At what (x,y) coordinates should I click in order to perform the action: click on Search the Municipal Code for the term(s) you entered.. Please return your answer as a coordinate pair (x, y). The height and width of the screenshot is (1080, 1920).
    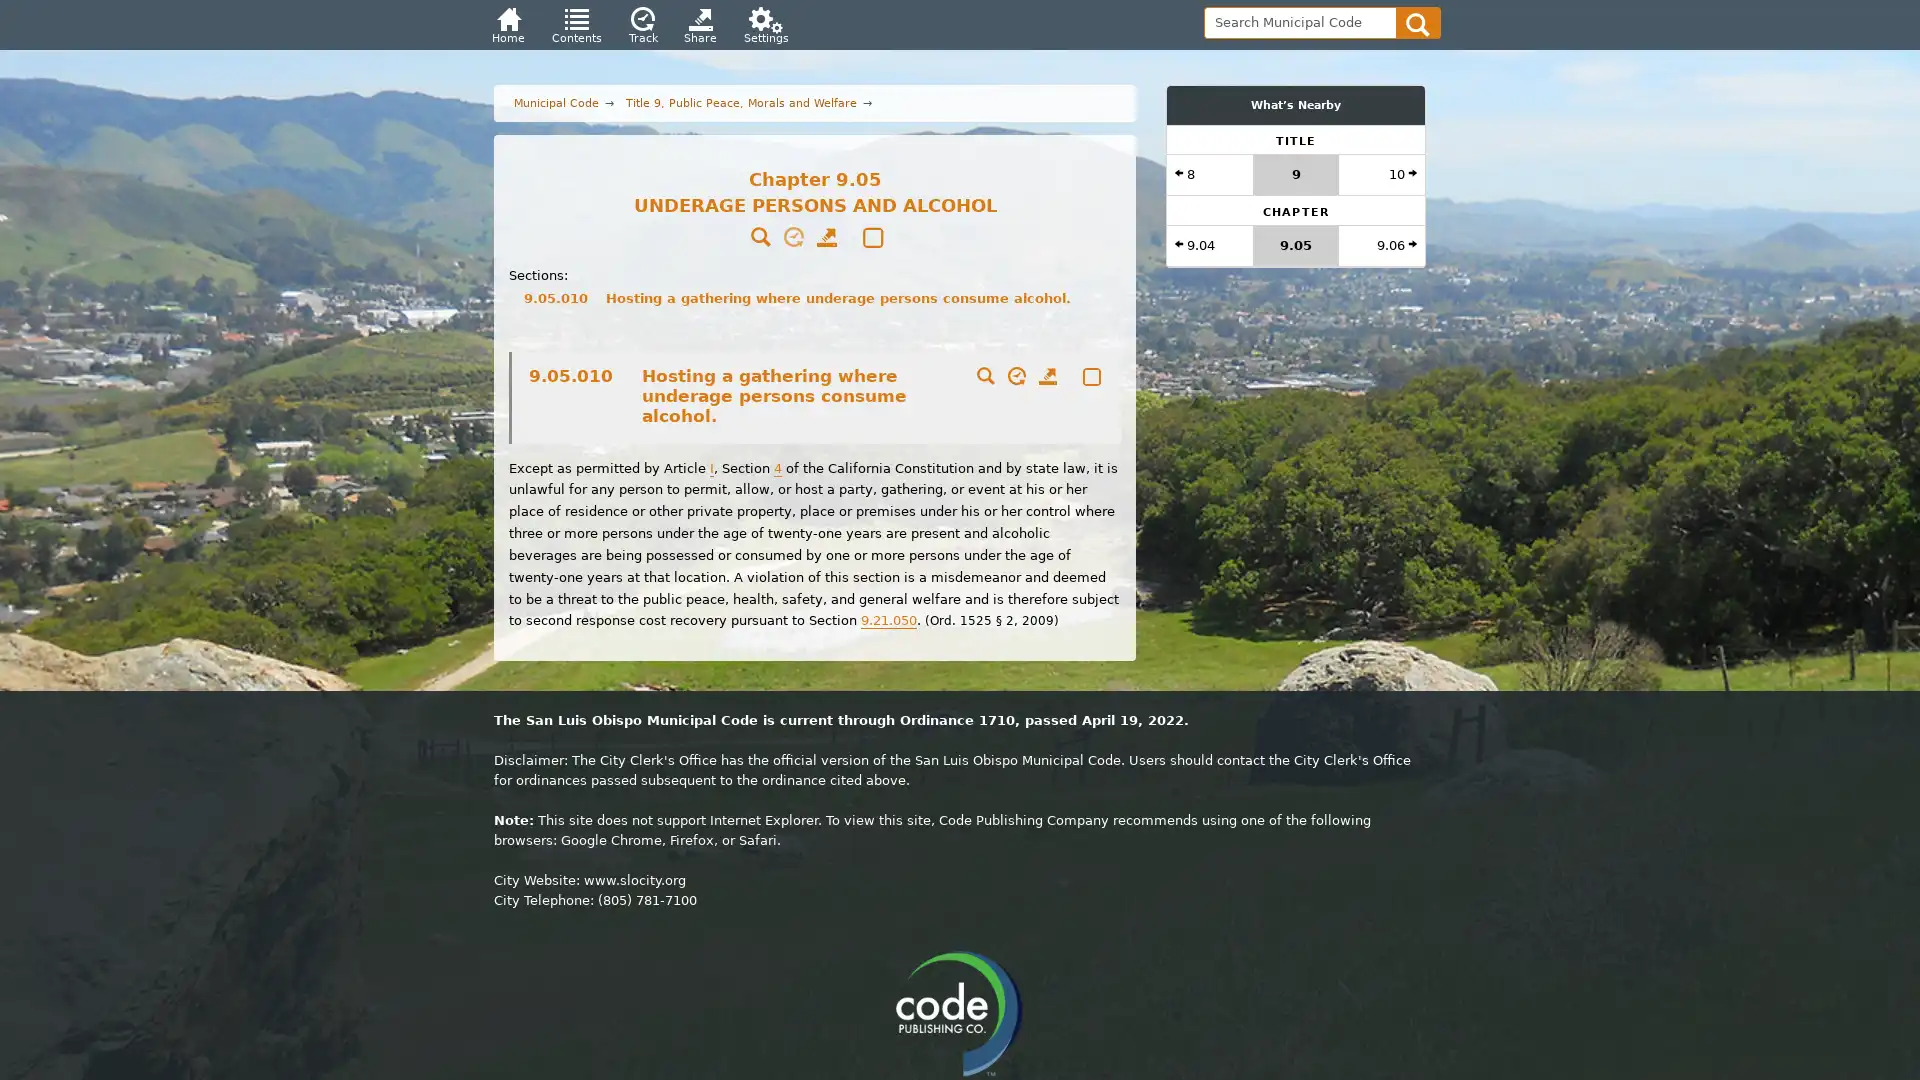
    Looking at the image, I should click on (1417, 22).